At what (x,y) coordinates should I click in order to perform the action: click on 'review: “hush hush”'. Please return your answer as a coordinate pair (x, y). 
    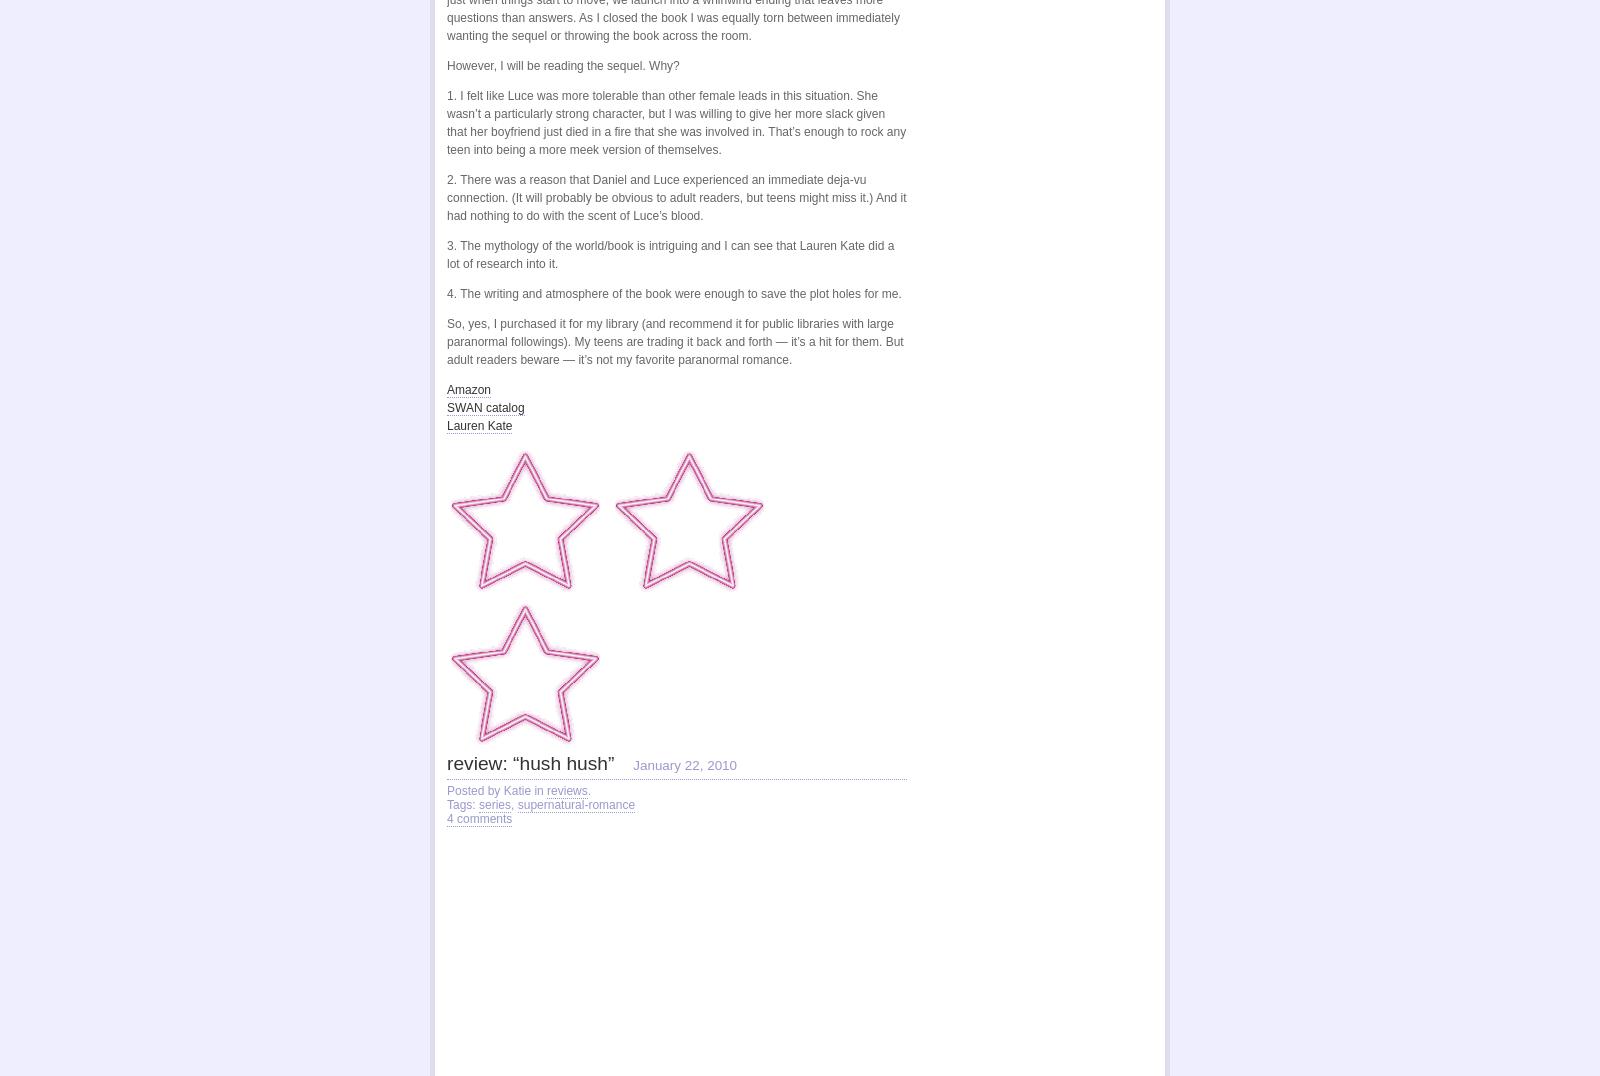
    Looking at the image, I should click on (529, 757).